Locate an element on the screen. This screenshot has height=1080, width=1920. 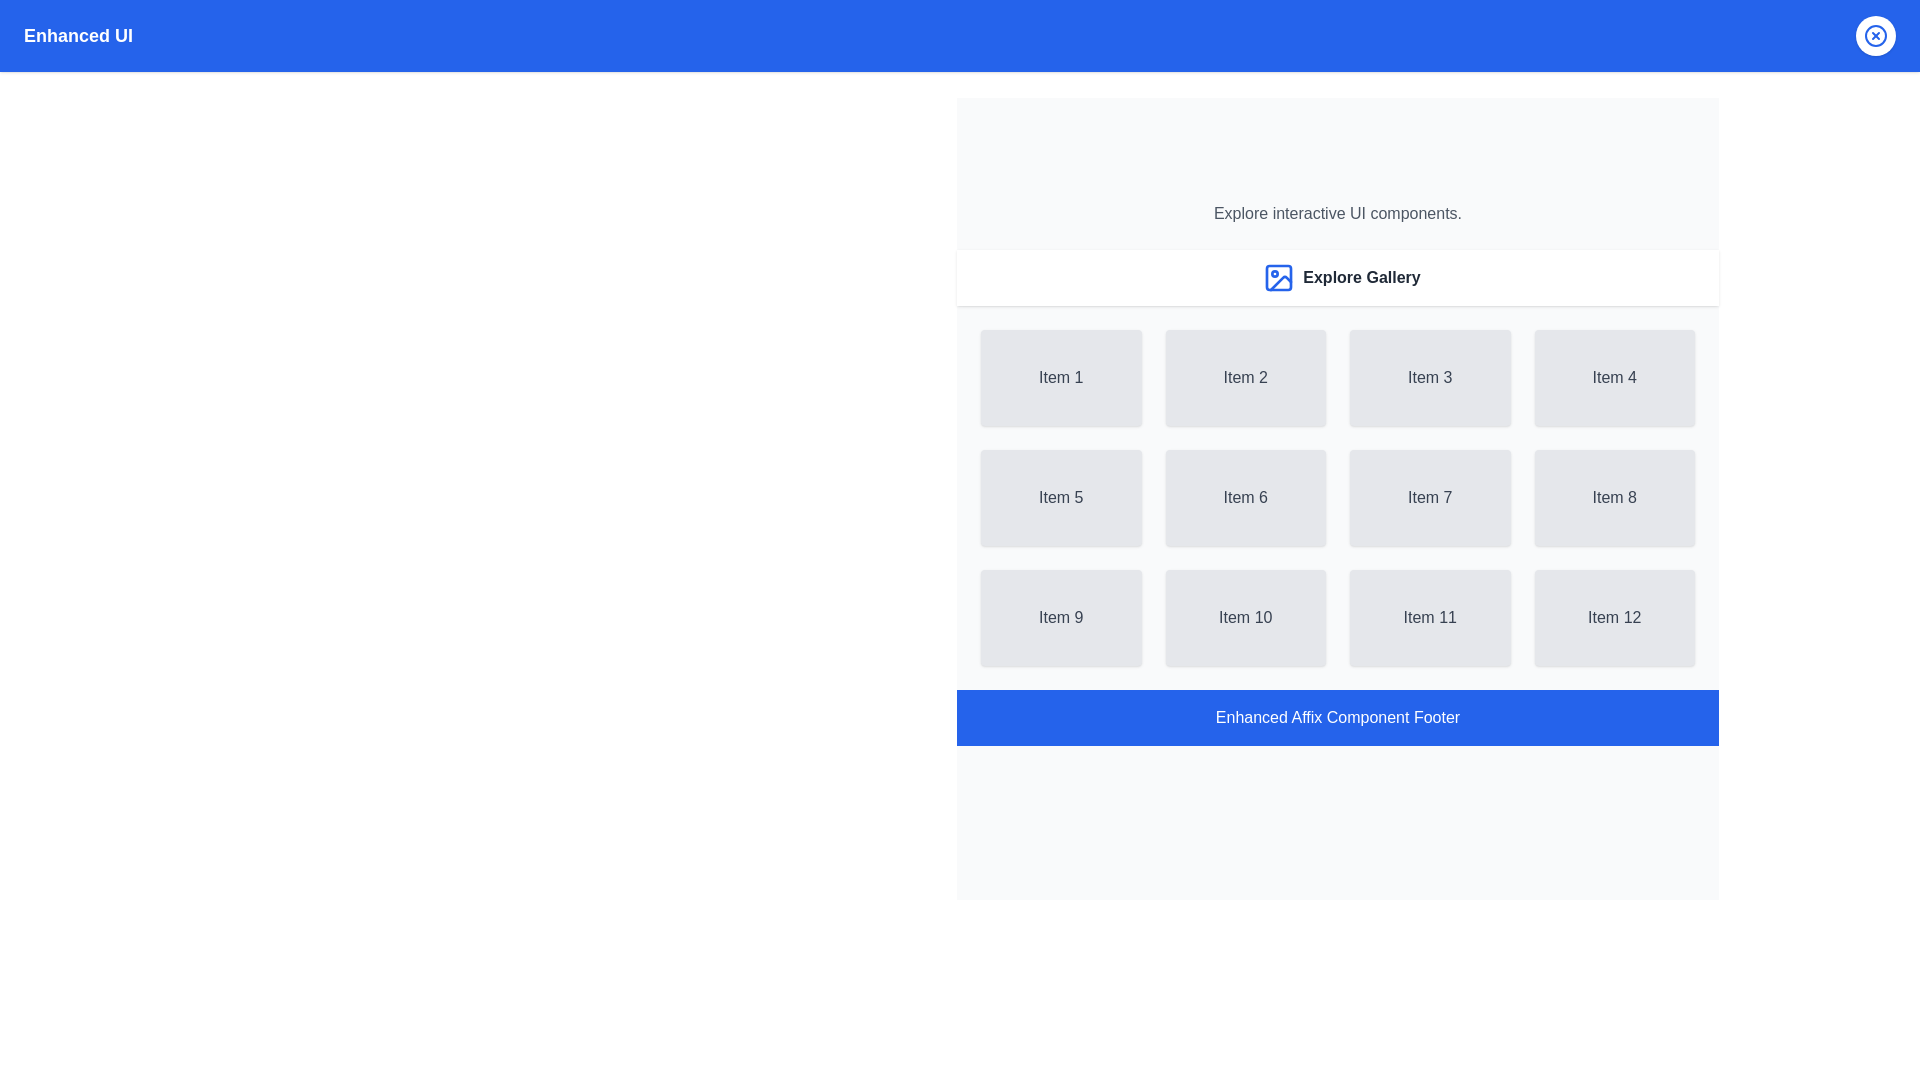
the static text display component labeled 'Item 8' located in the second row, fourth column of the grid layout is located at coordinates (1614, 496).